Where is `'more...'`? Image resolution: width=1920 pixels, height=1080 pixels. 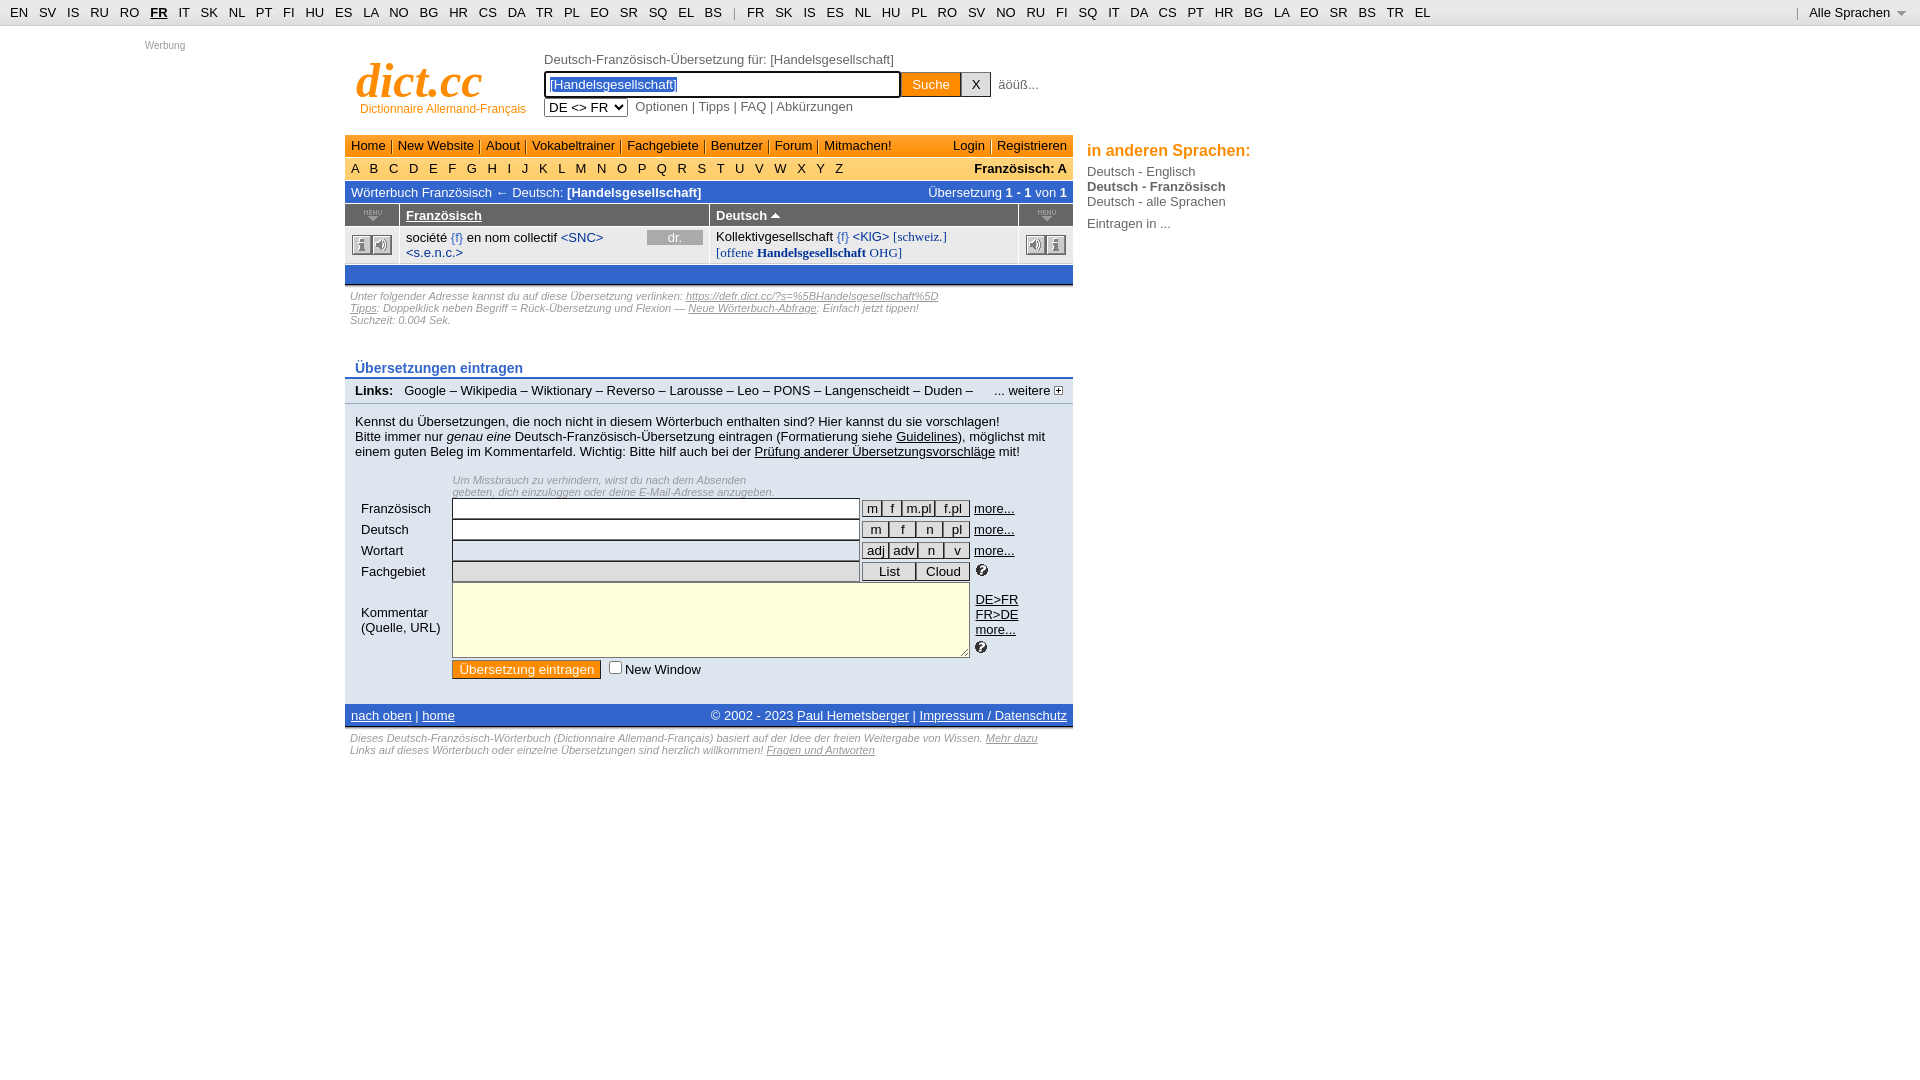
'more...' is located at coordinates (993, 528).